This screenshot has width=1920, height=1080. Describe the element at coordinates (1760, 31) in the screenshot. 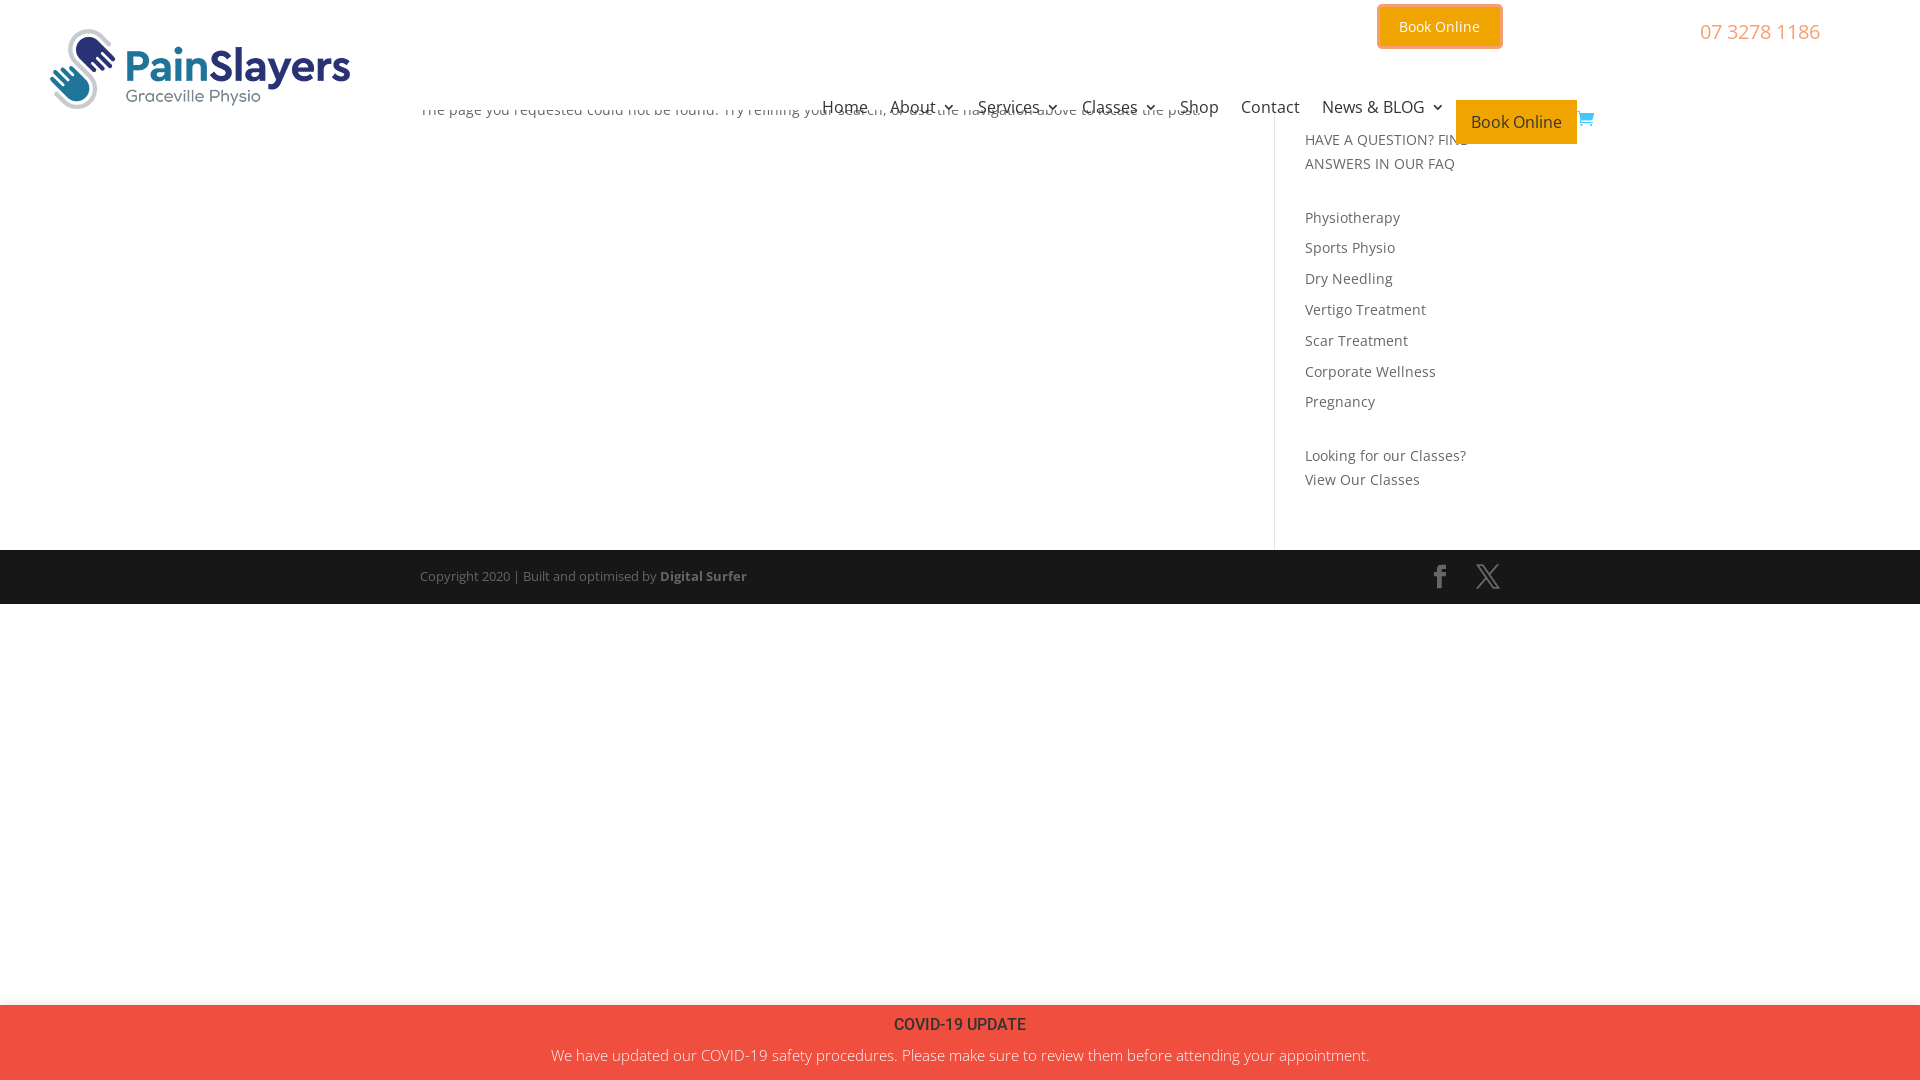

I see `'07 3278 1186'` at that location.